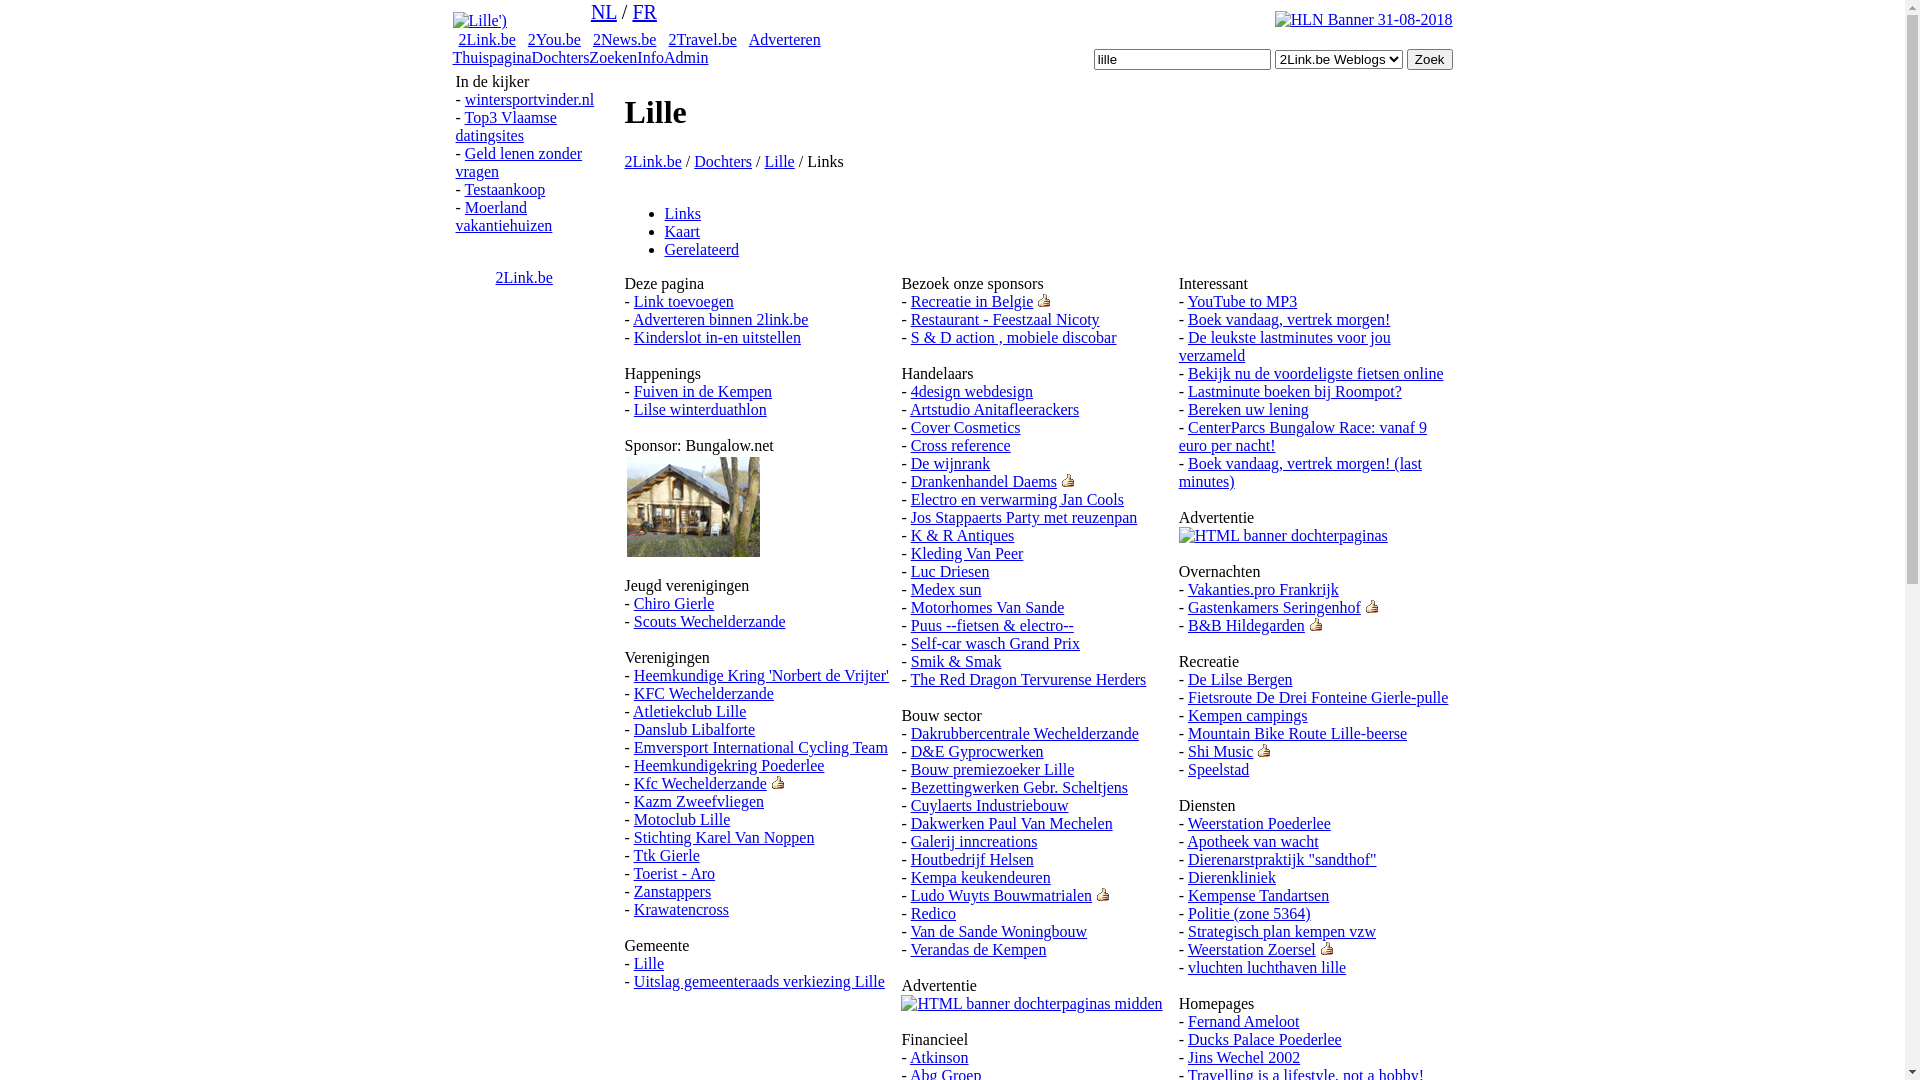  Describe the element at coordinates (632, 408) in the screenshot. I see `'Lilse winterduathlon'` at that location.